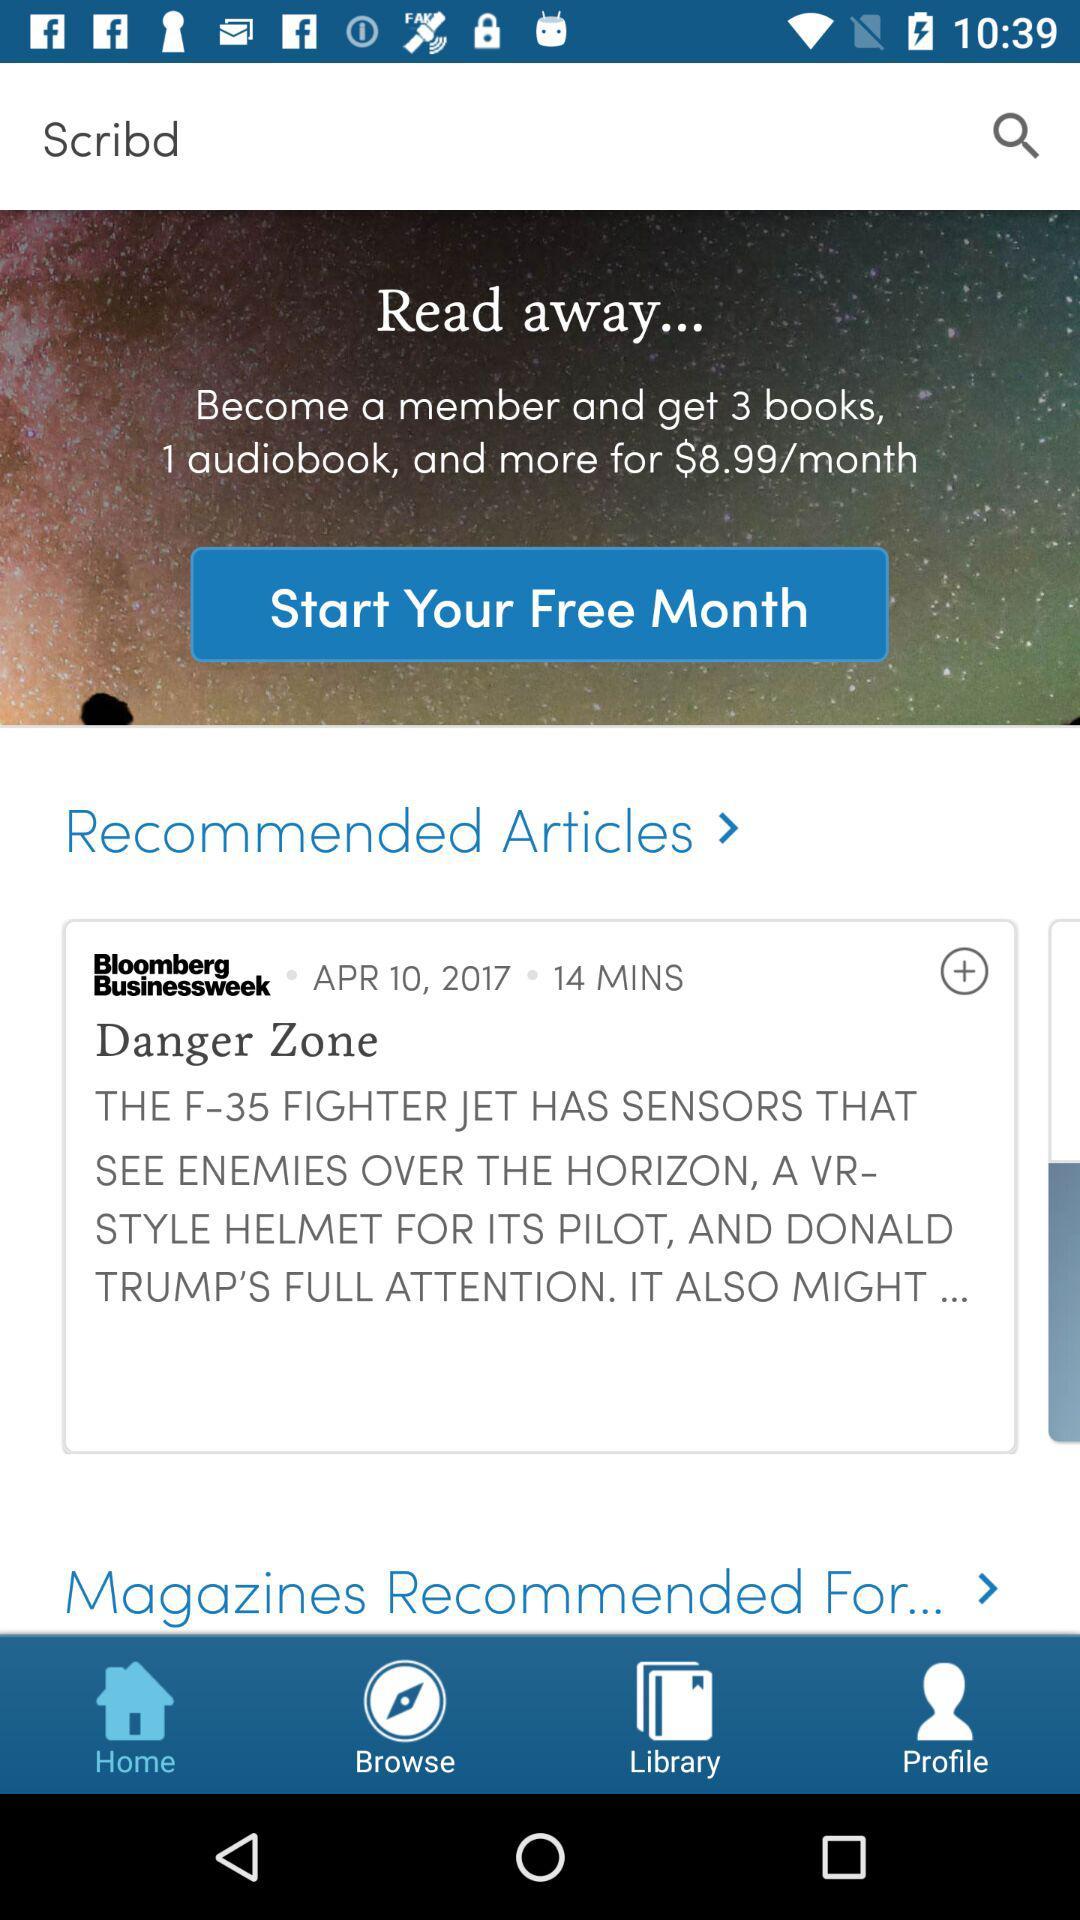  Describe the element at coordinates (963, 971) in the screenshot. I see `the item to the right of the 14 mins icon` at that location.